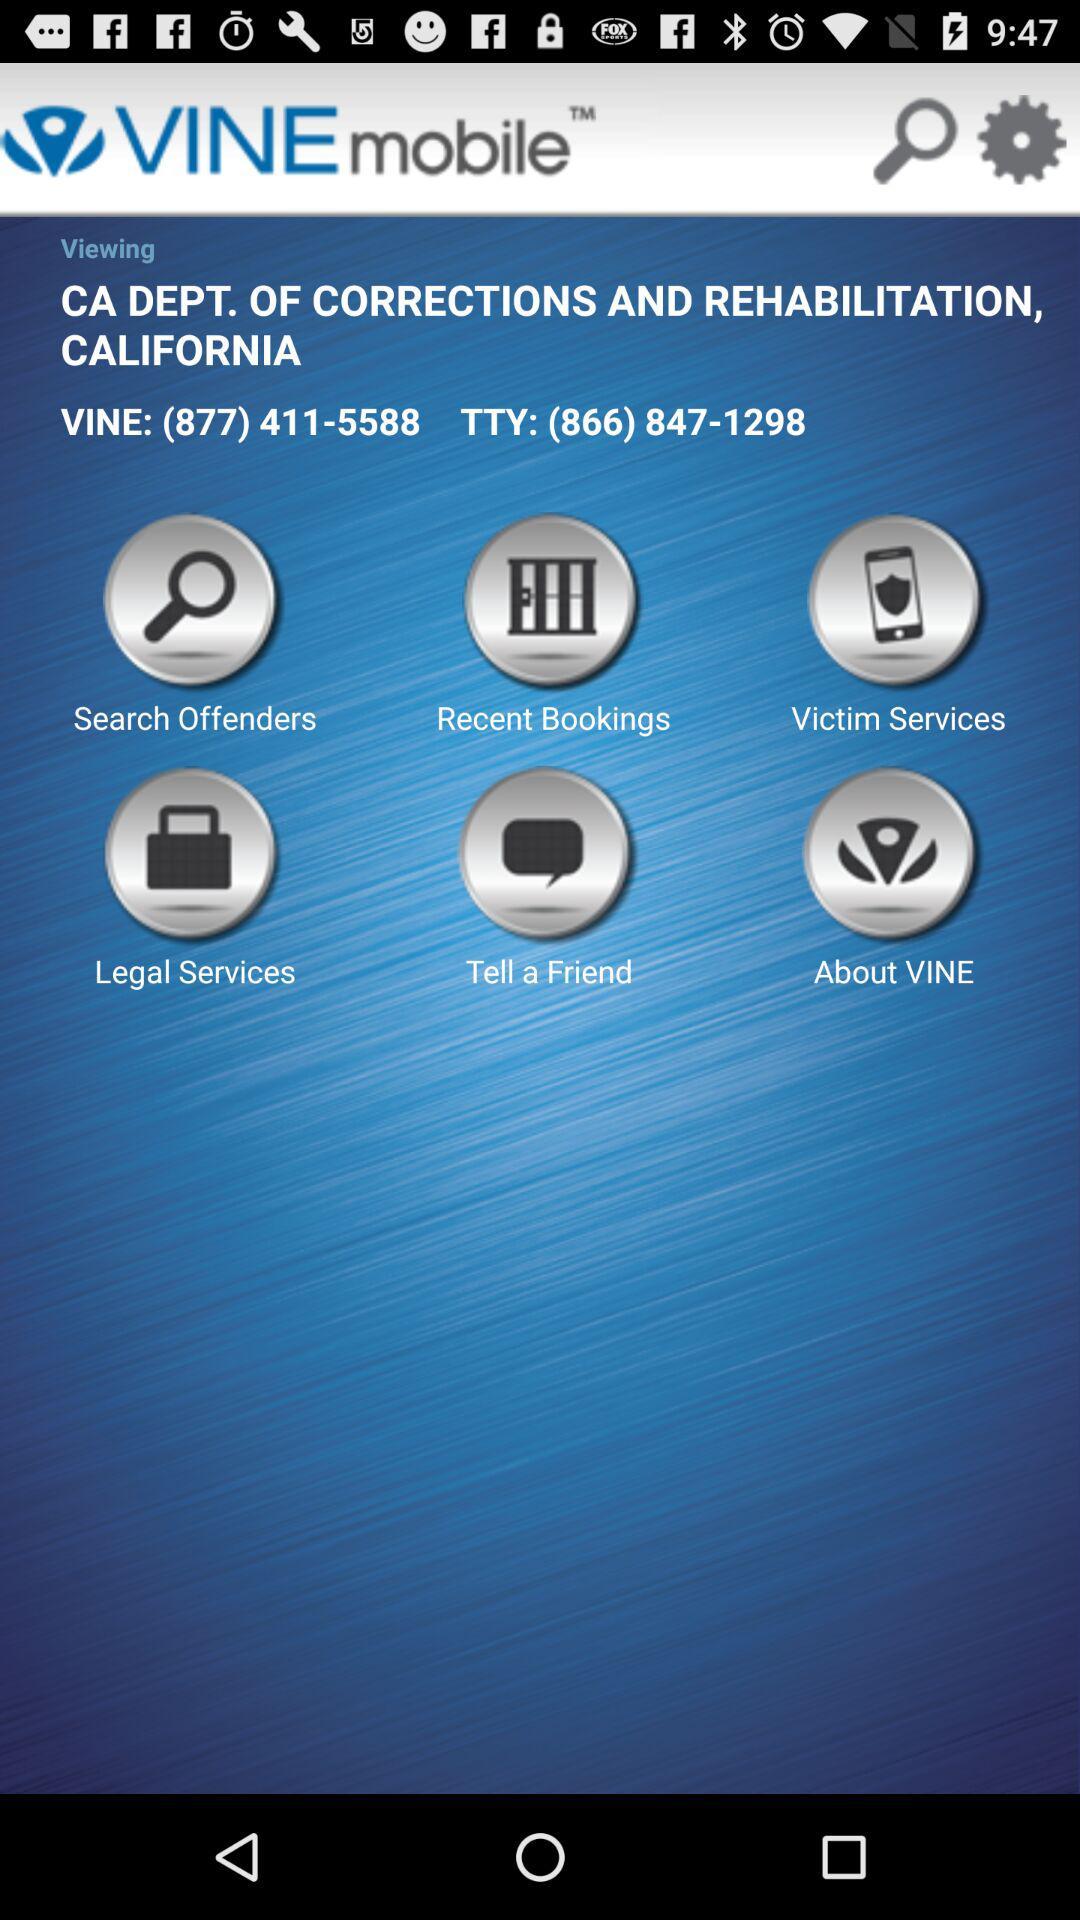 This screenshot has width=1080, height=1920. Describe the element at coordinates (195, 624) in the screenshot. I see `the icon above the legal services button` at that location.